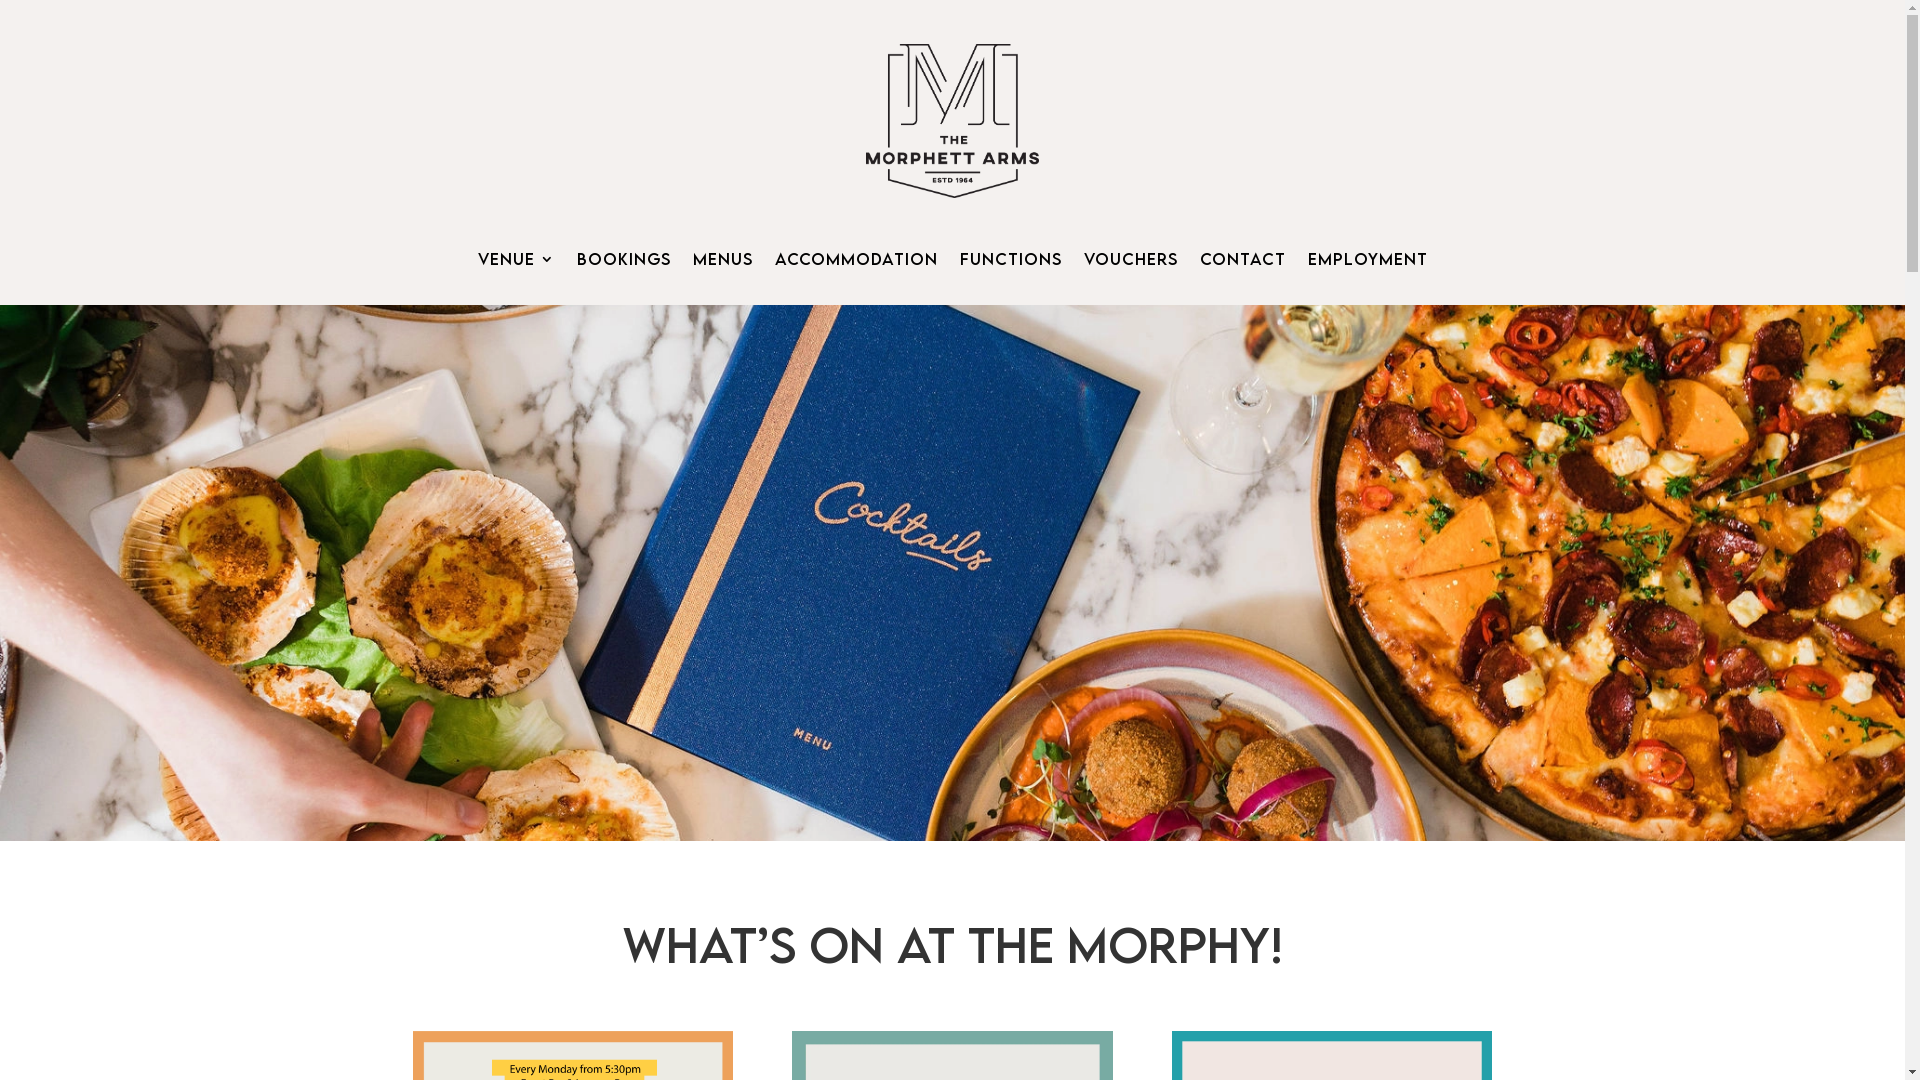  What do you see at coordinates (516, 261) in the screenshot?
I see `'VENUE'` at bounding box center [516, 261].